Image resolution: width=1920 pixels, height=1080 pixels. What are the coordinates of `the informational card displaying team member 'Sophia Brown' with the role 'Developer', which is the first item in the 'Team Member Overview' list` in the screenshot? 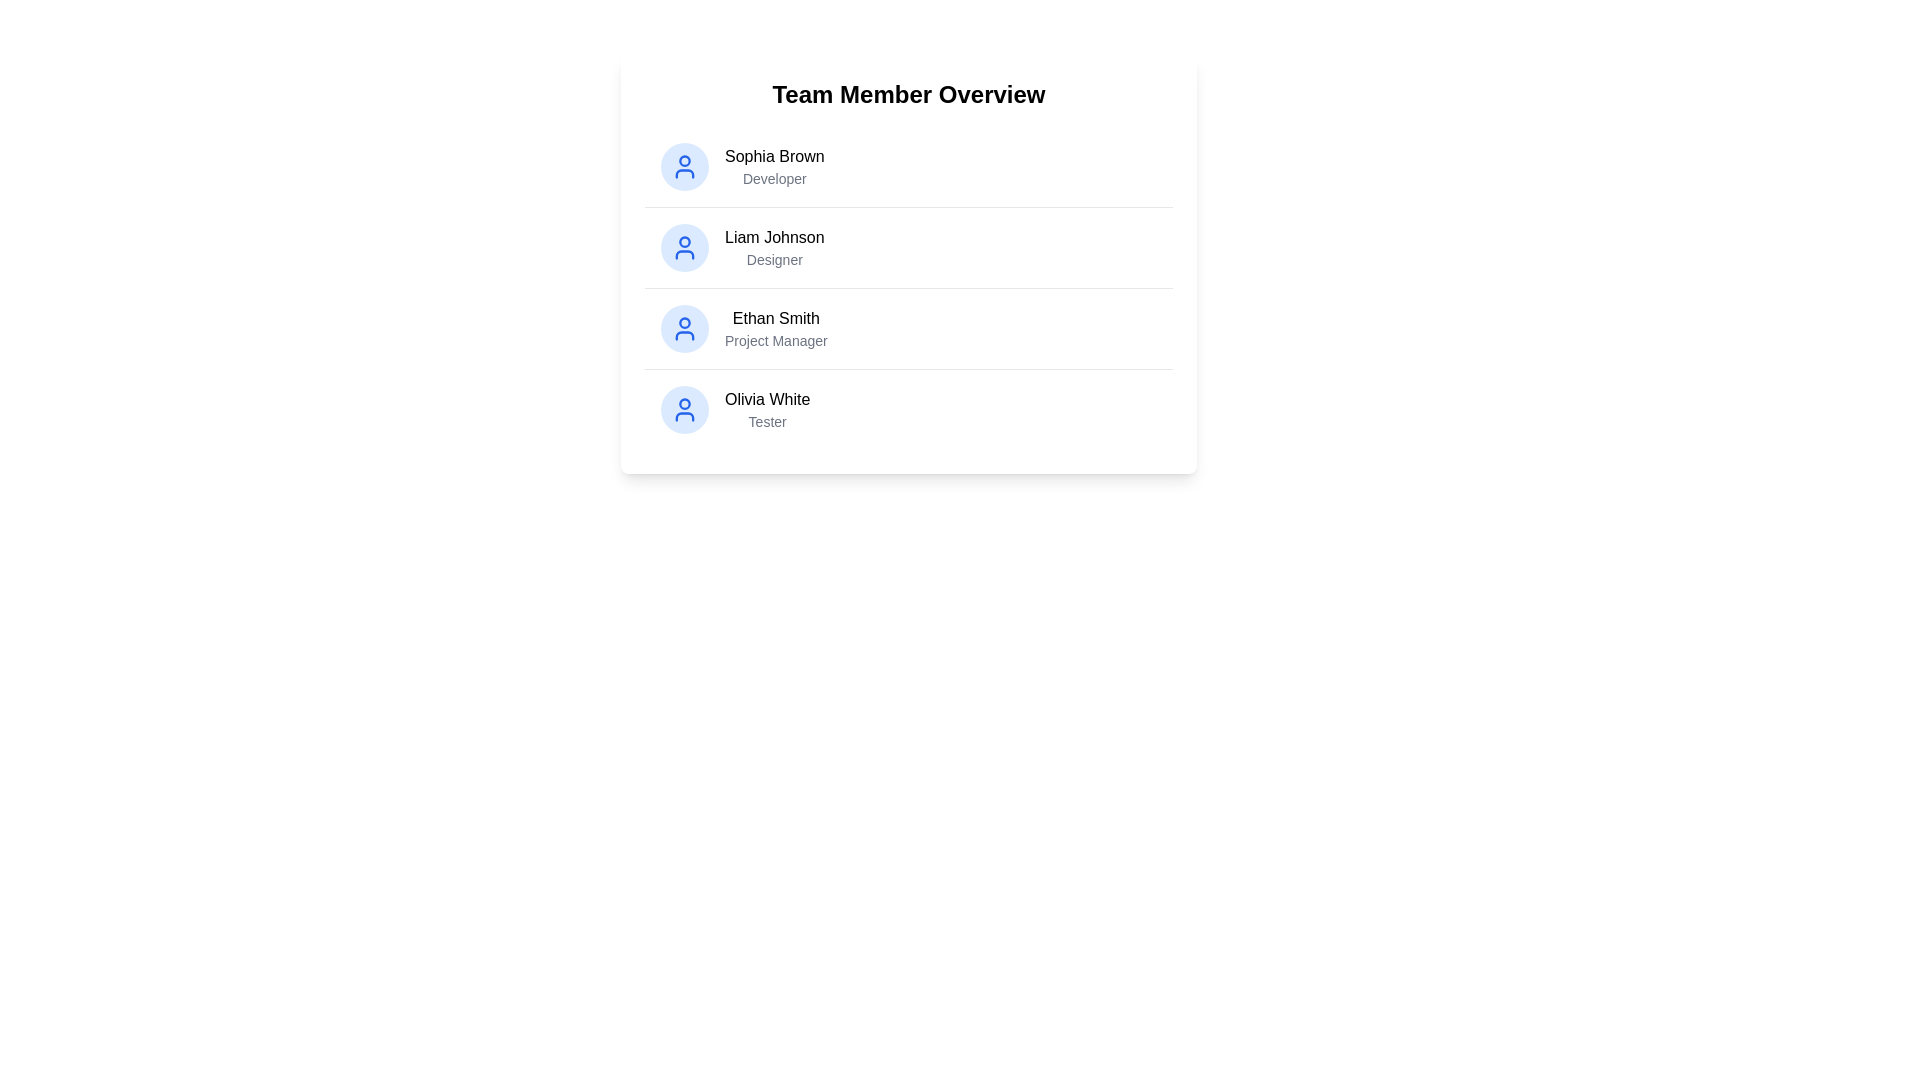 It's located at (907, 165).